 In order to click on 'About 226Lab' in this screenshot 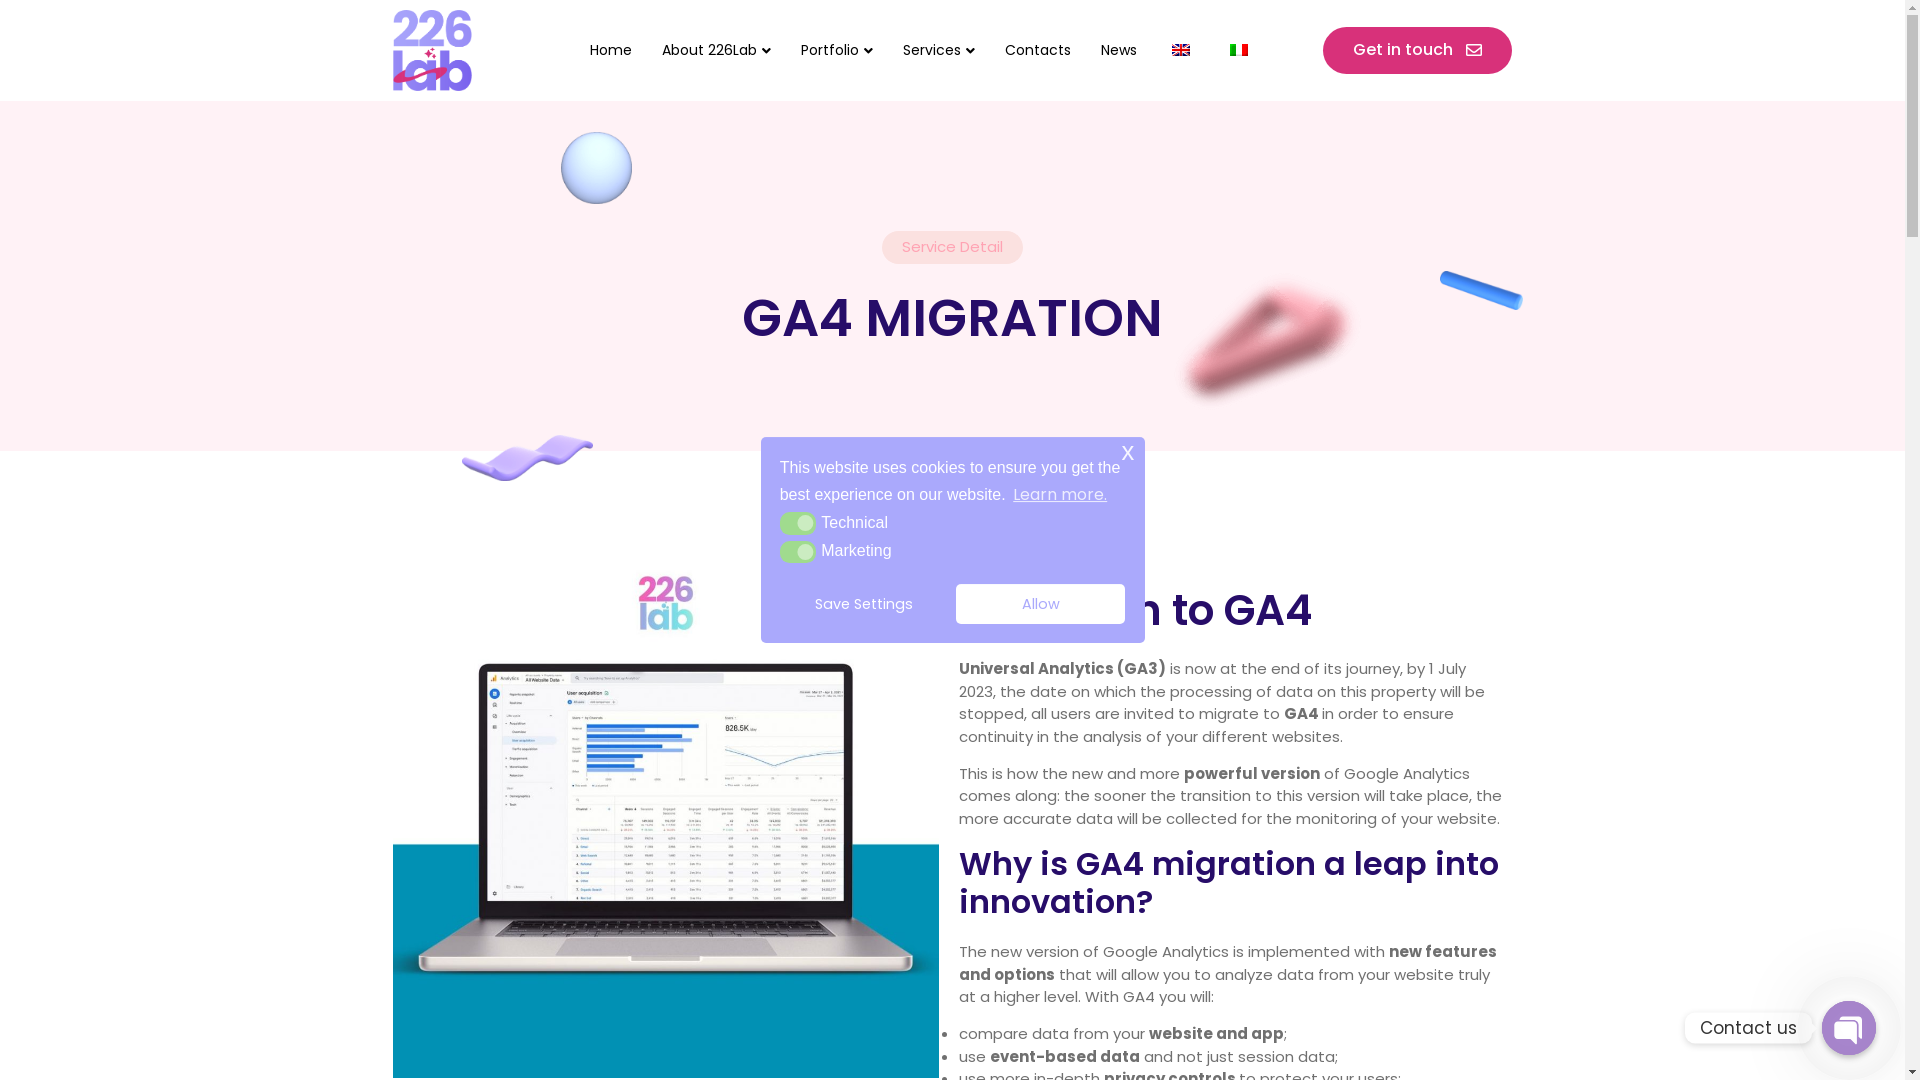, I will do `click(716, 49)`.